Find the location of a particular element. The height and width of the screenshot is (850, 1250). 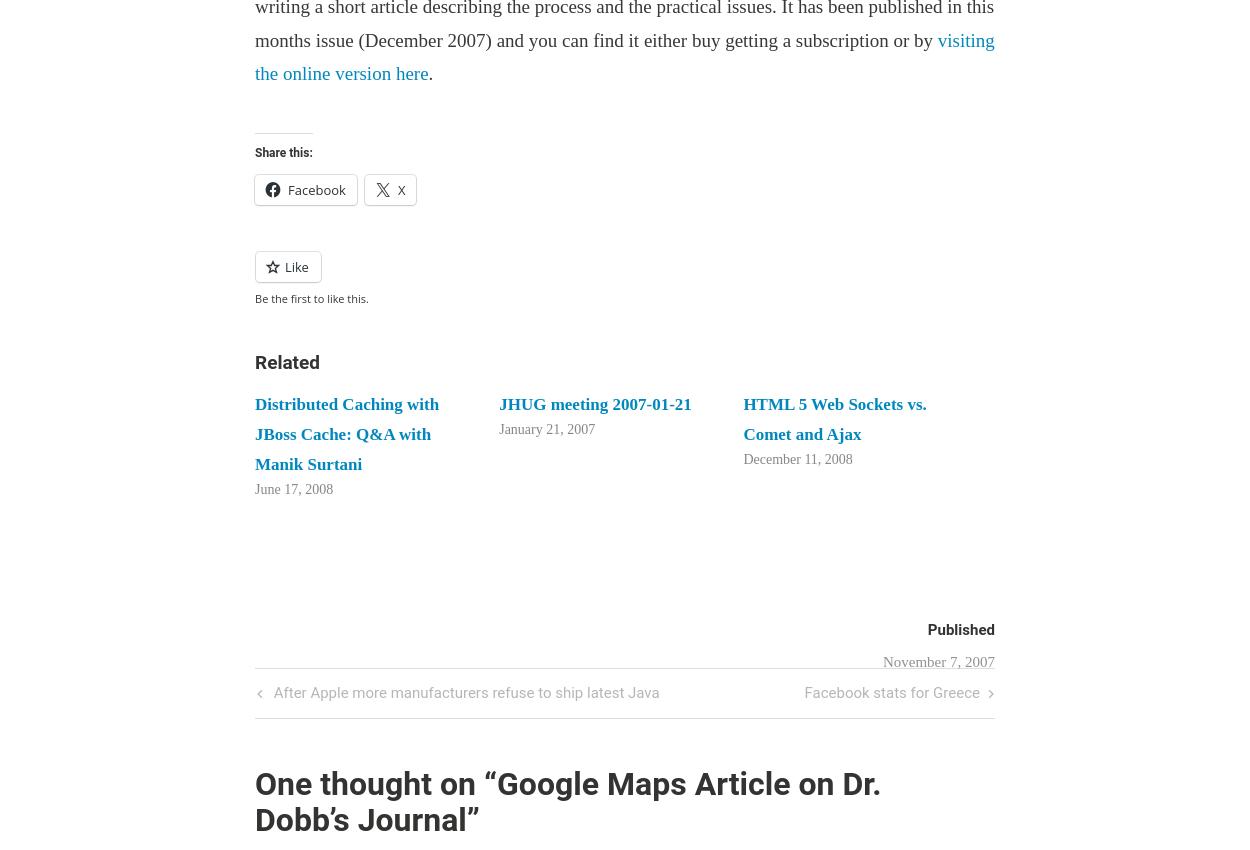

'November 7, 2007' is located at coordinates (938, 661).